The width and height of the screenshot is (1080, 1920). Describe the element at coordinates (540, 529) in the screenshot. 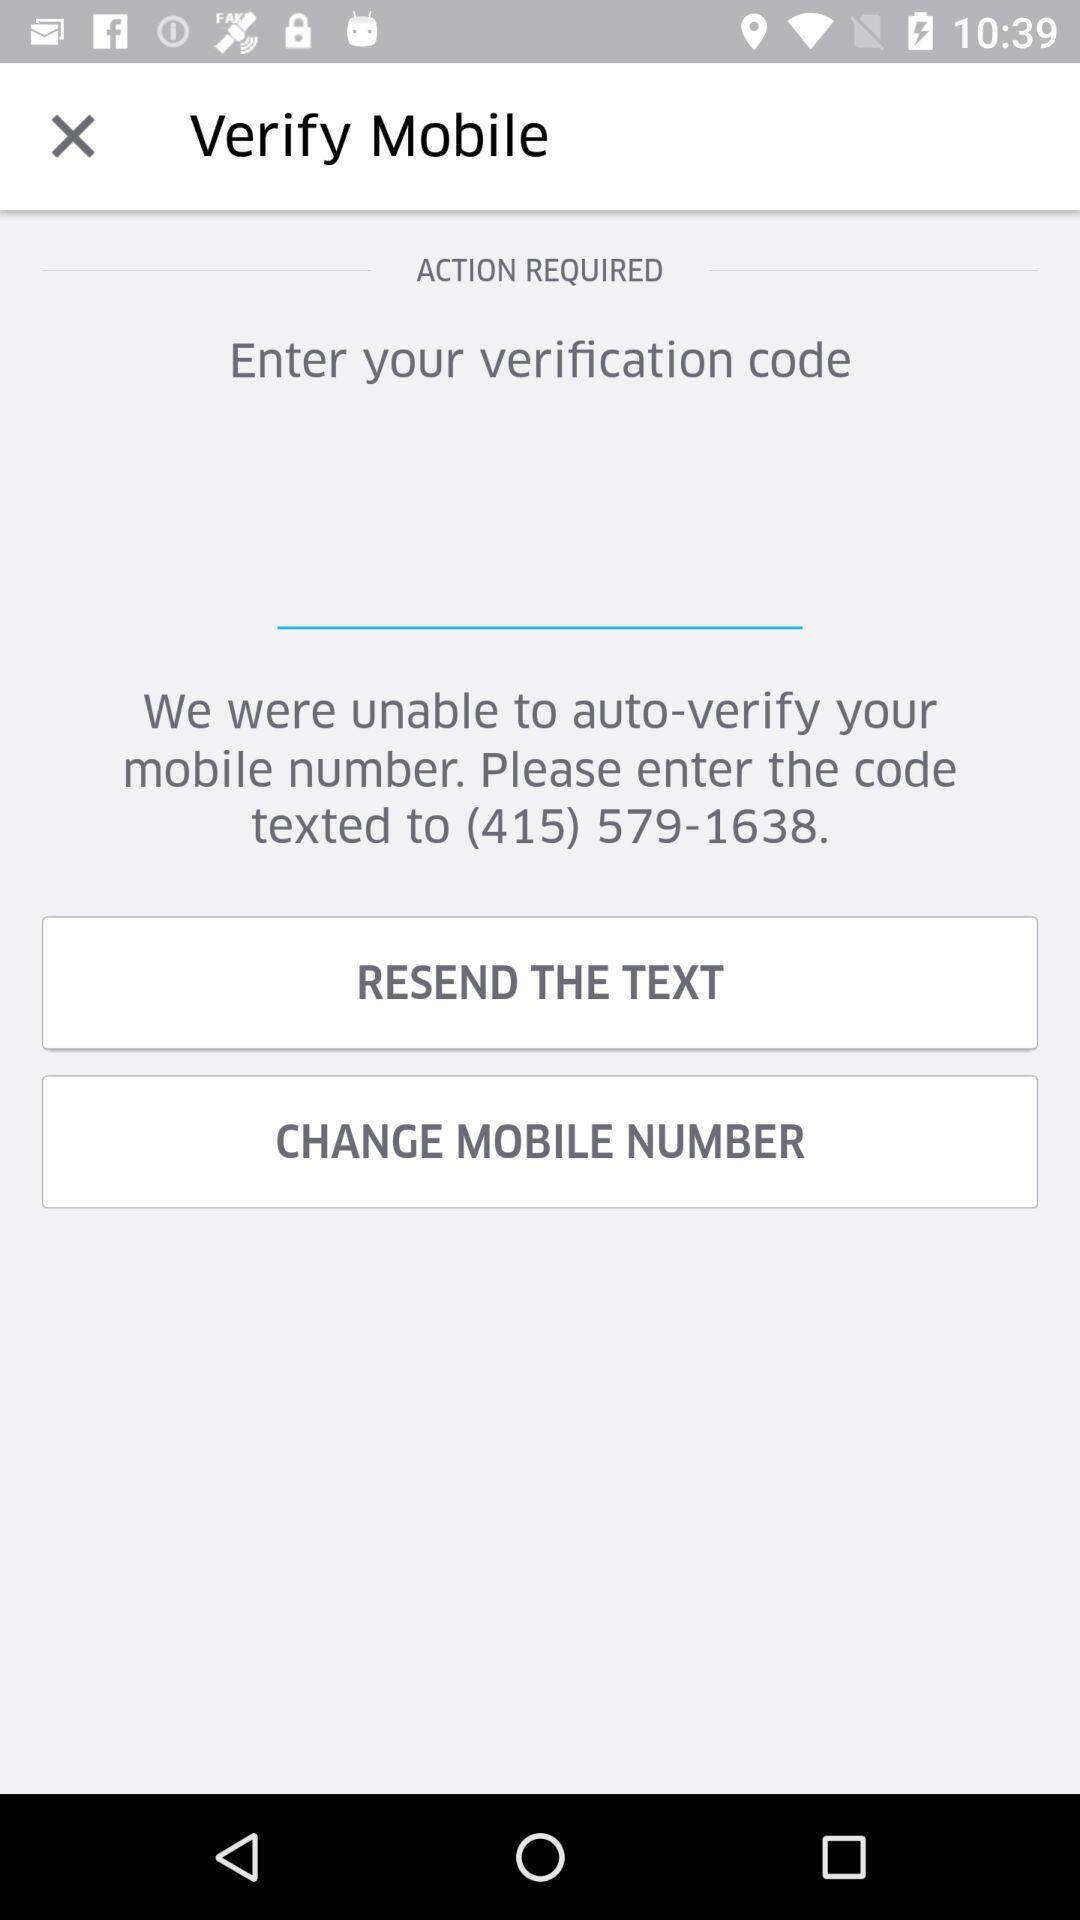

I see `verification code` at that location.